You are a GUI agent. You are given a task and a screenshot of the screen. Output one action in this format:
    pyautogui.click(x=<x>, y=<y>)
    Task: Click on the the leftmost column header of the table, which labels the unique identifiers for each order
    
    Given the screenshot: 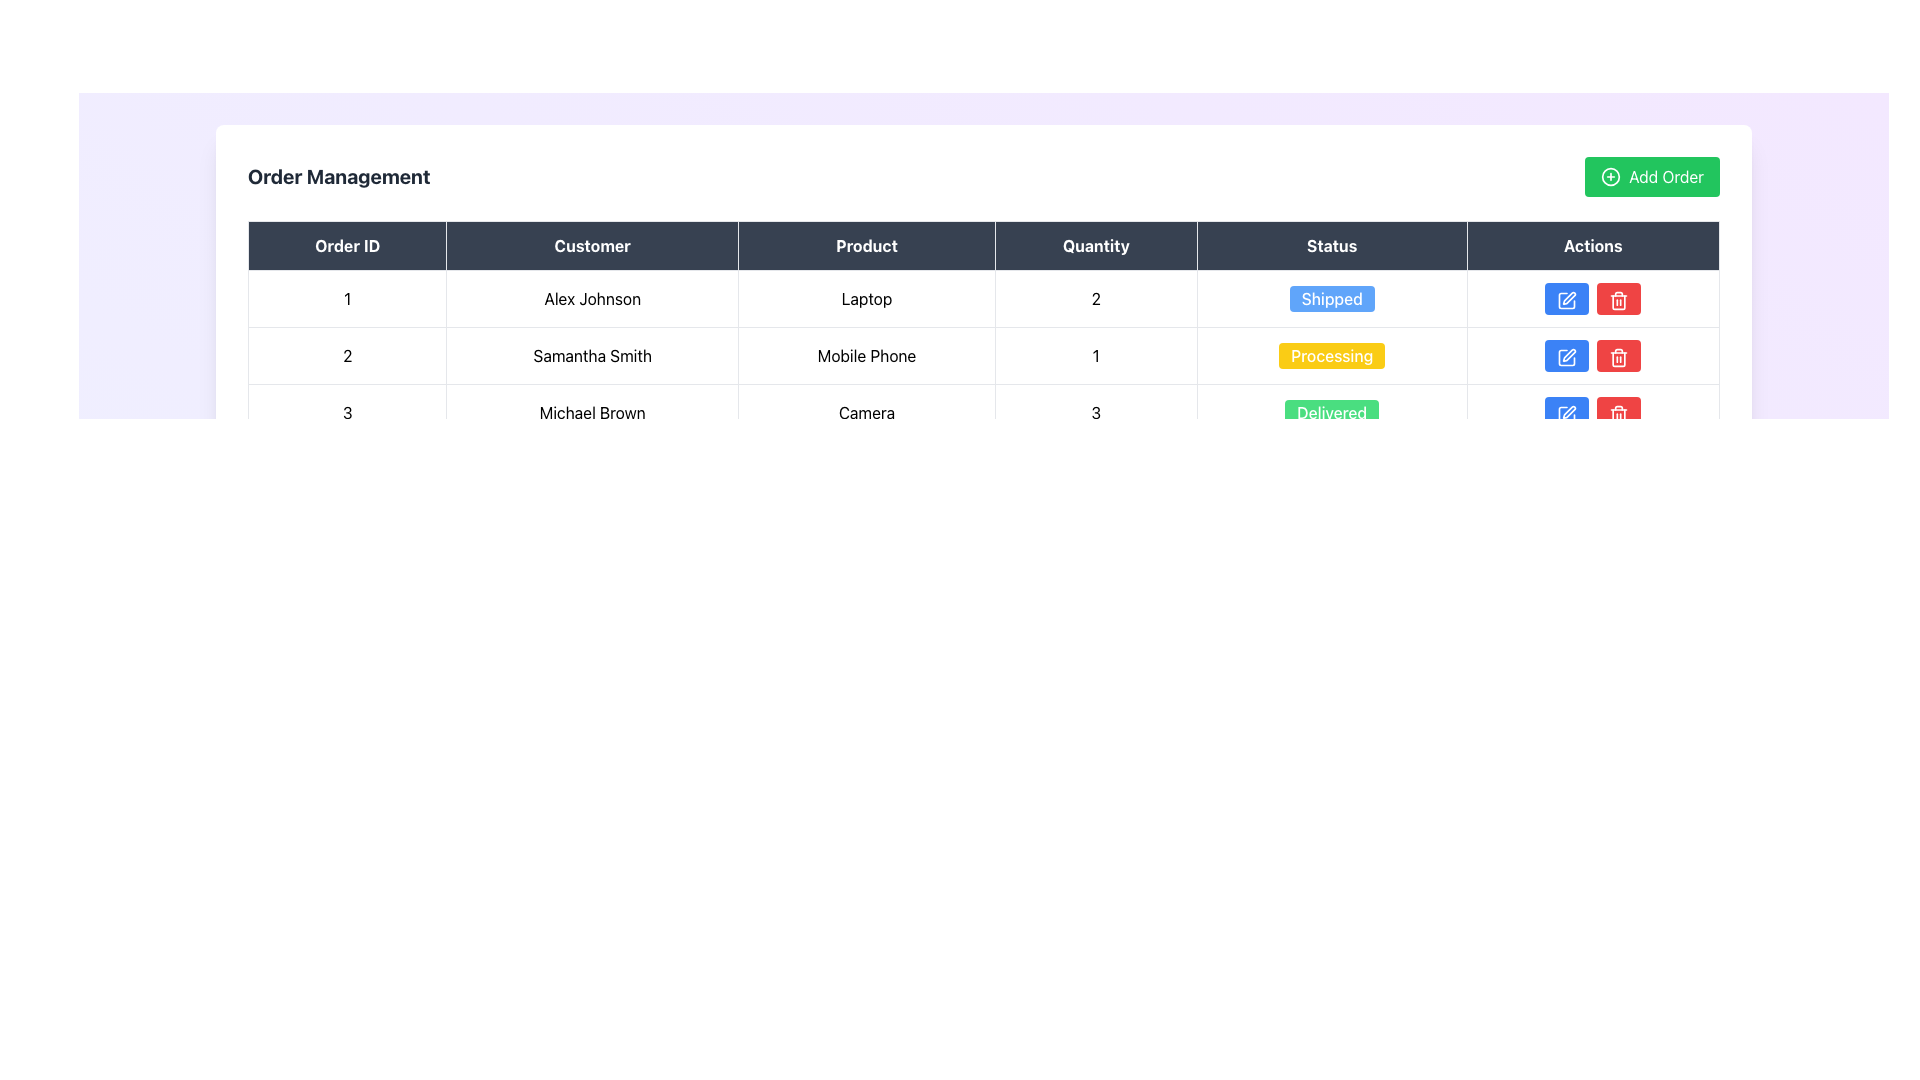 What is the action you would take?
    pyautogui.click(x=347, y=245)
    